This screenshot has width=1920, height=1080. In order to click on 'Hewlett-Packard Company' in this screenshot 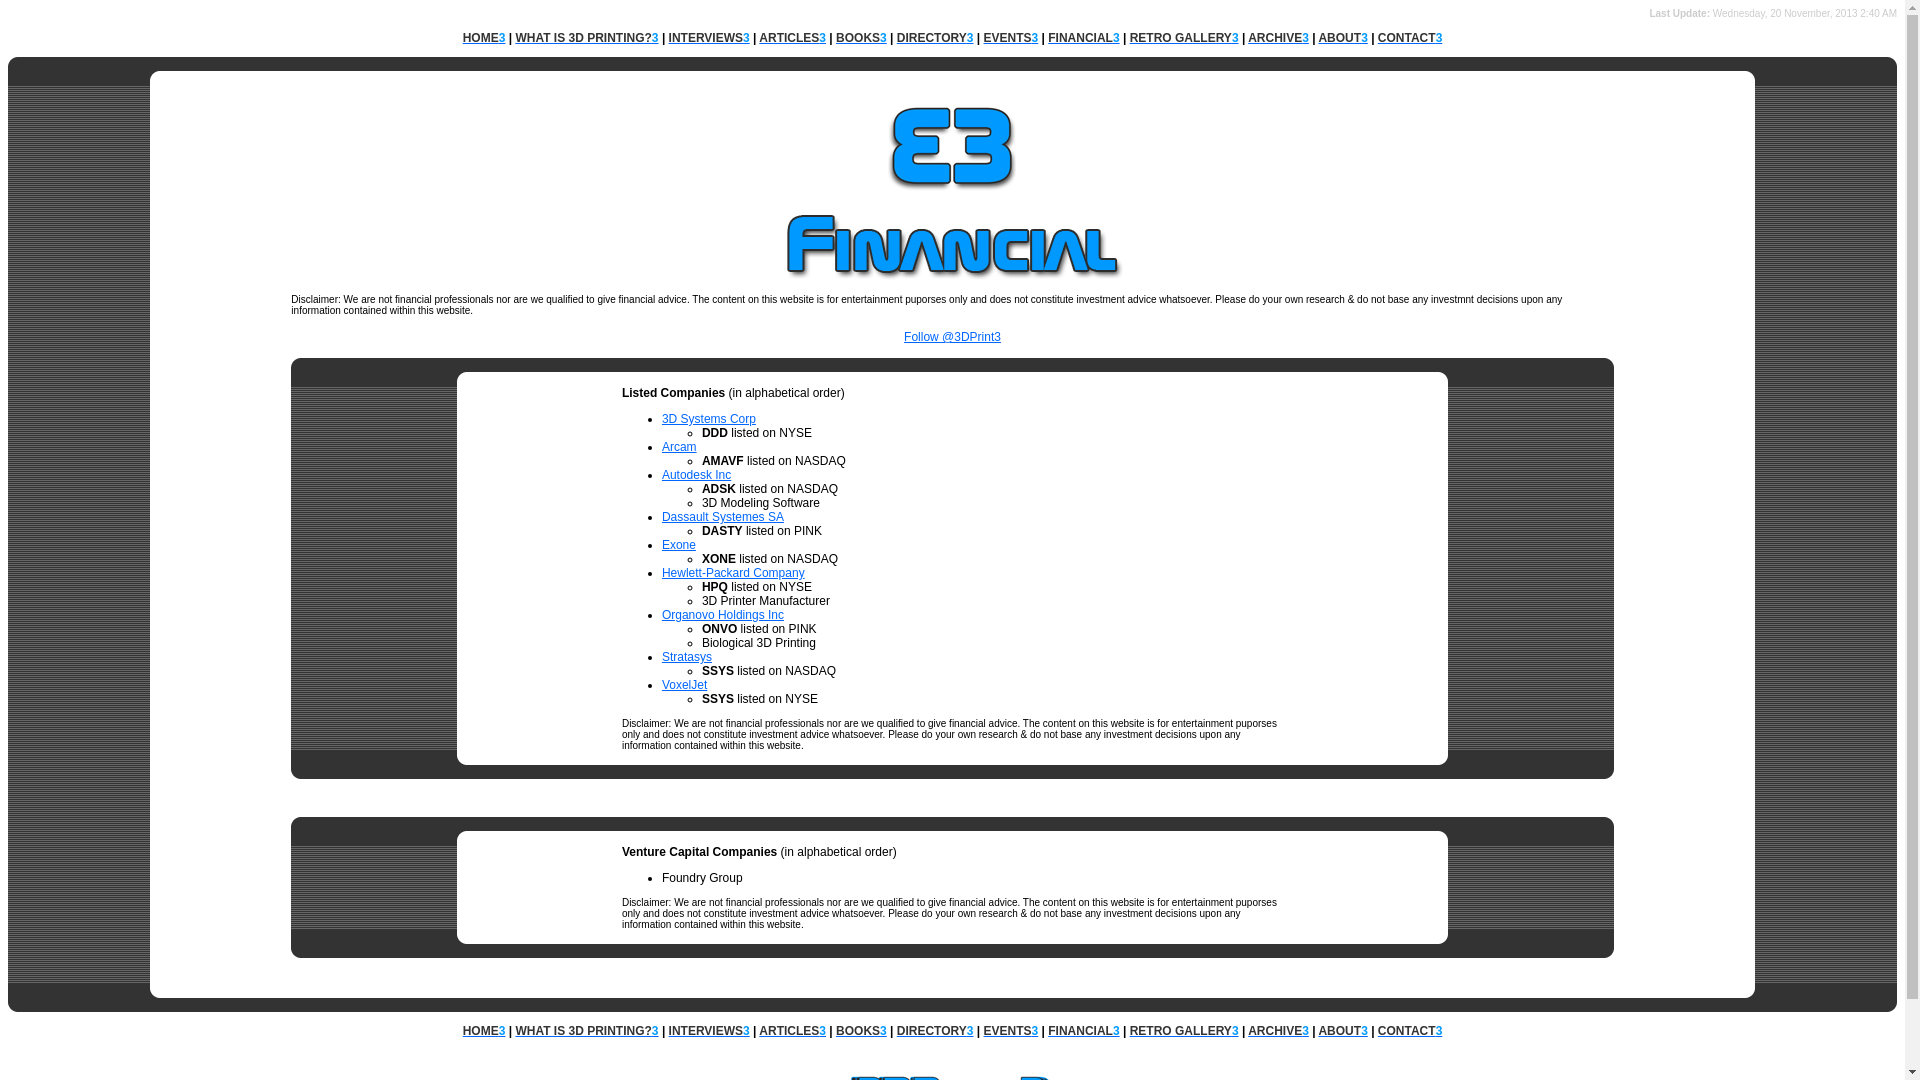, I will do `click(732, 573)`.